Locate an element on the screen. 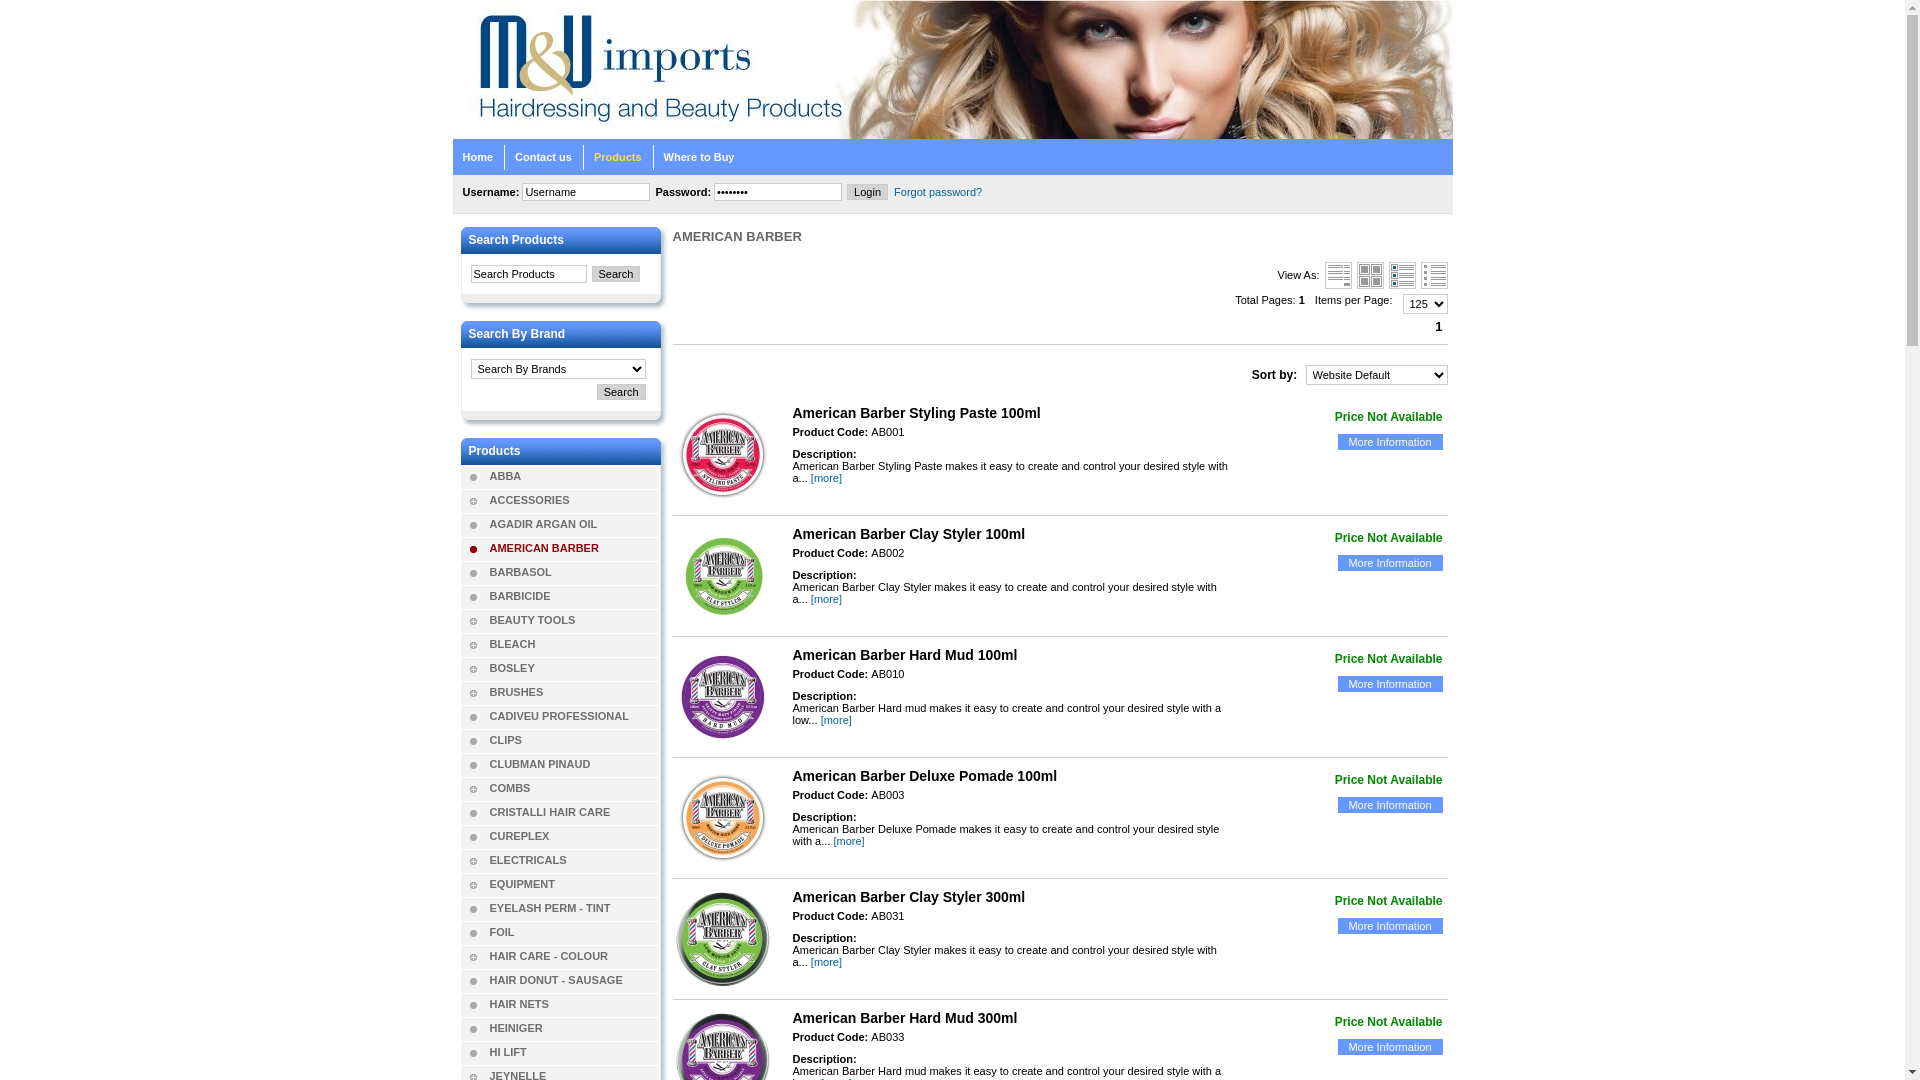 Image resolution: width=1920 pixels, height=1080 pixels. '[more]' is located at coordinates (811, 478).